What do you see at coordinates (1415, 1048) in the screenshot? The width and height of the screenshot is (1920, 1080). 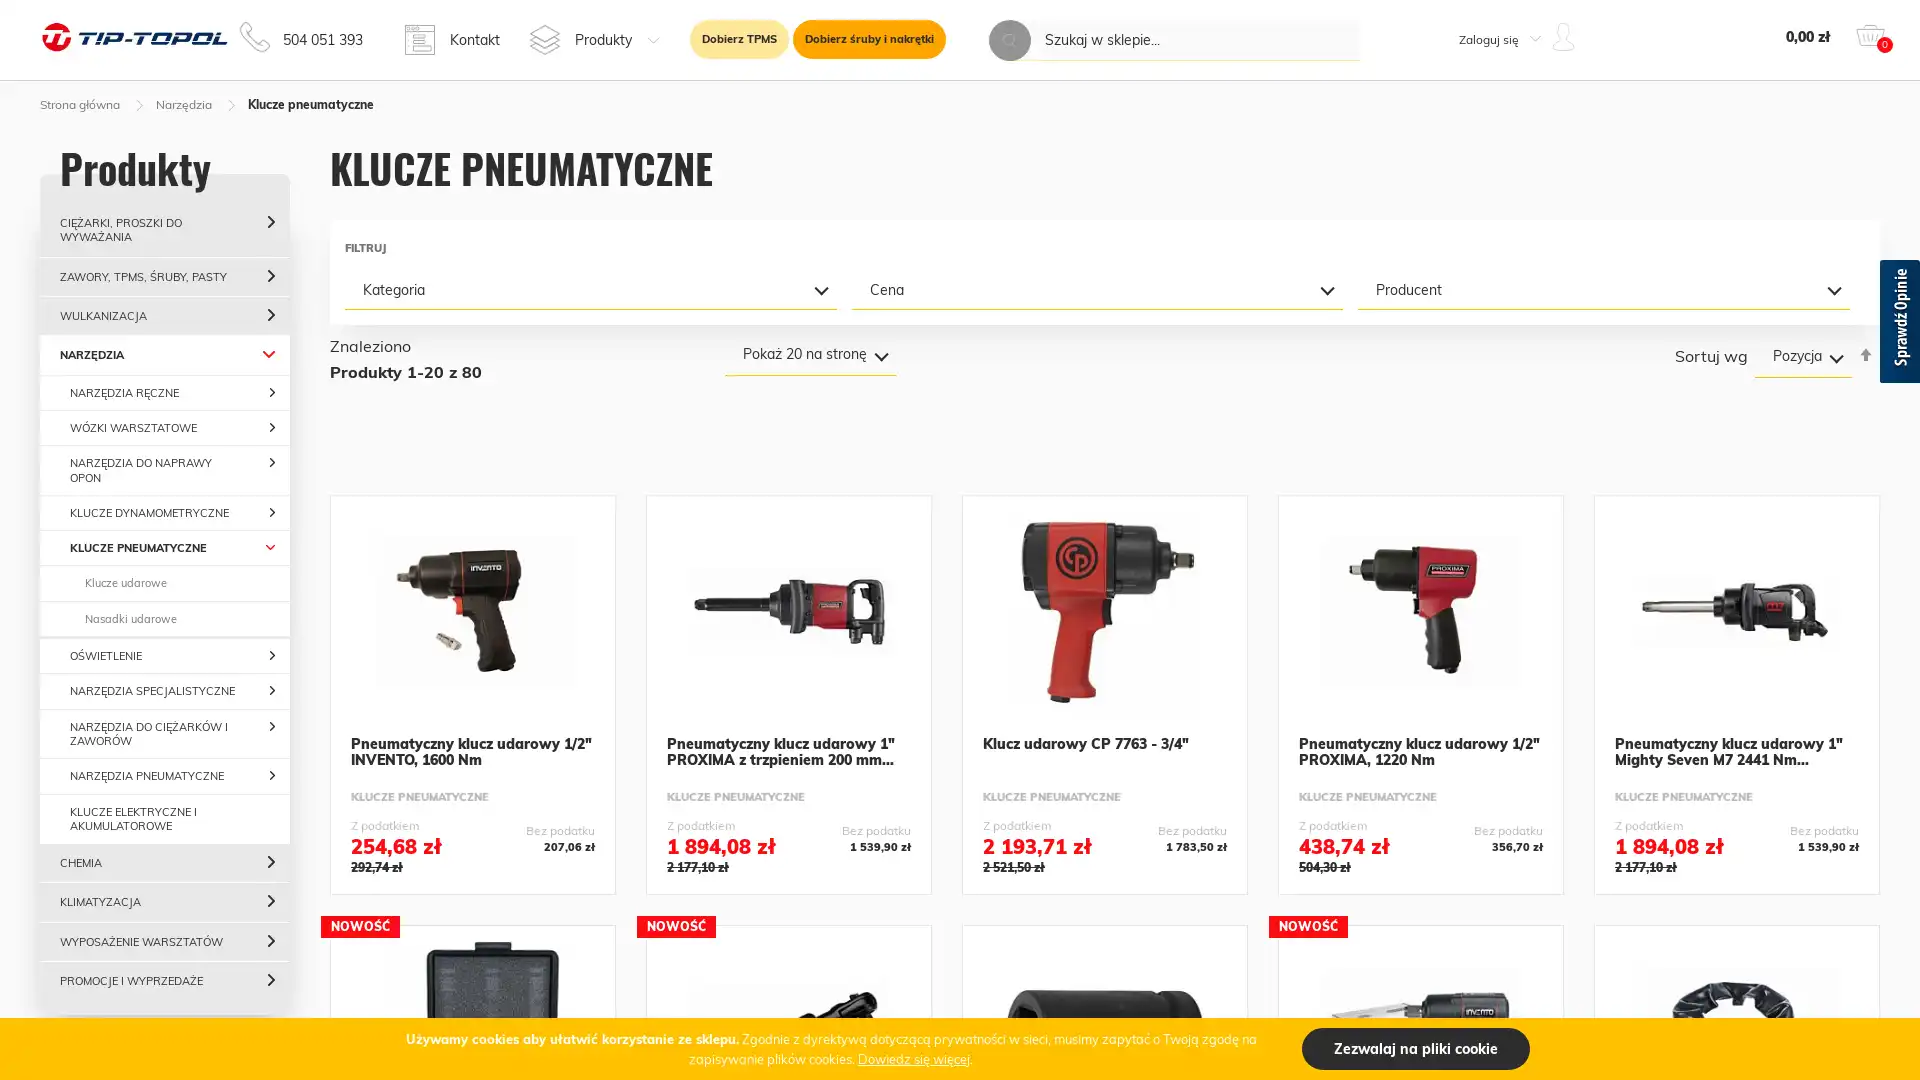 I see `Zezwalaj na pliki cookie` at bounding box center [1415, 1048].